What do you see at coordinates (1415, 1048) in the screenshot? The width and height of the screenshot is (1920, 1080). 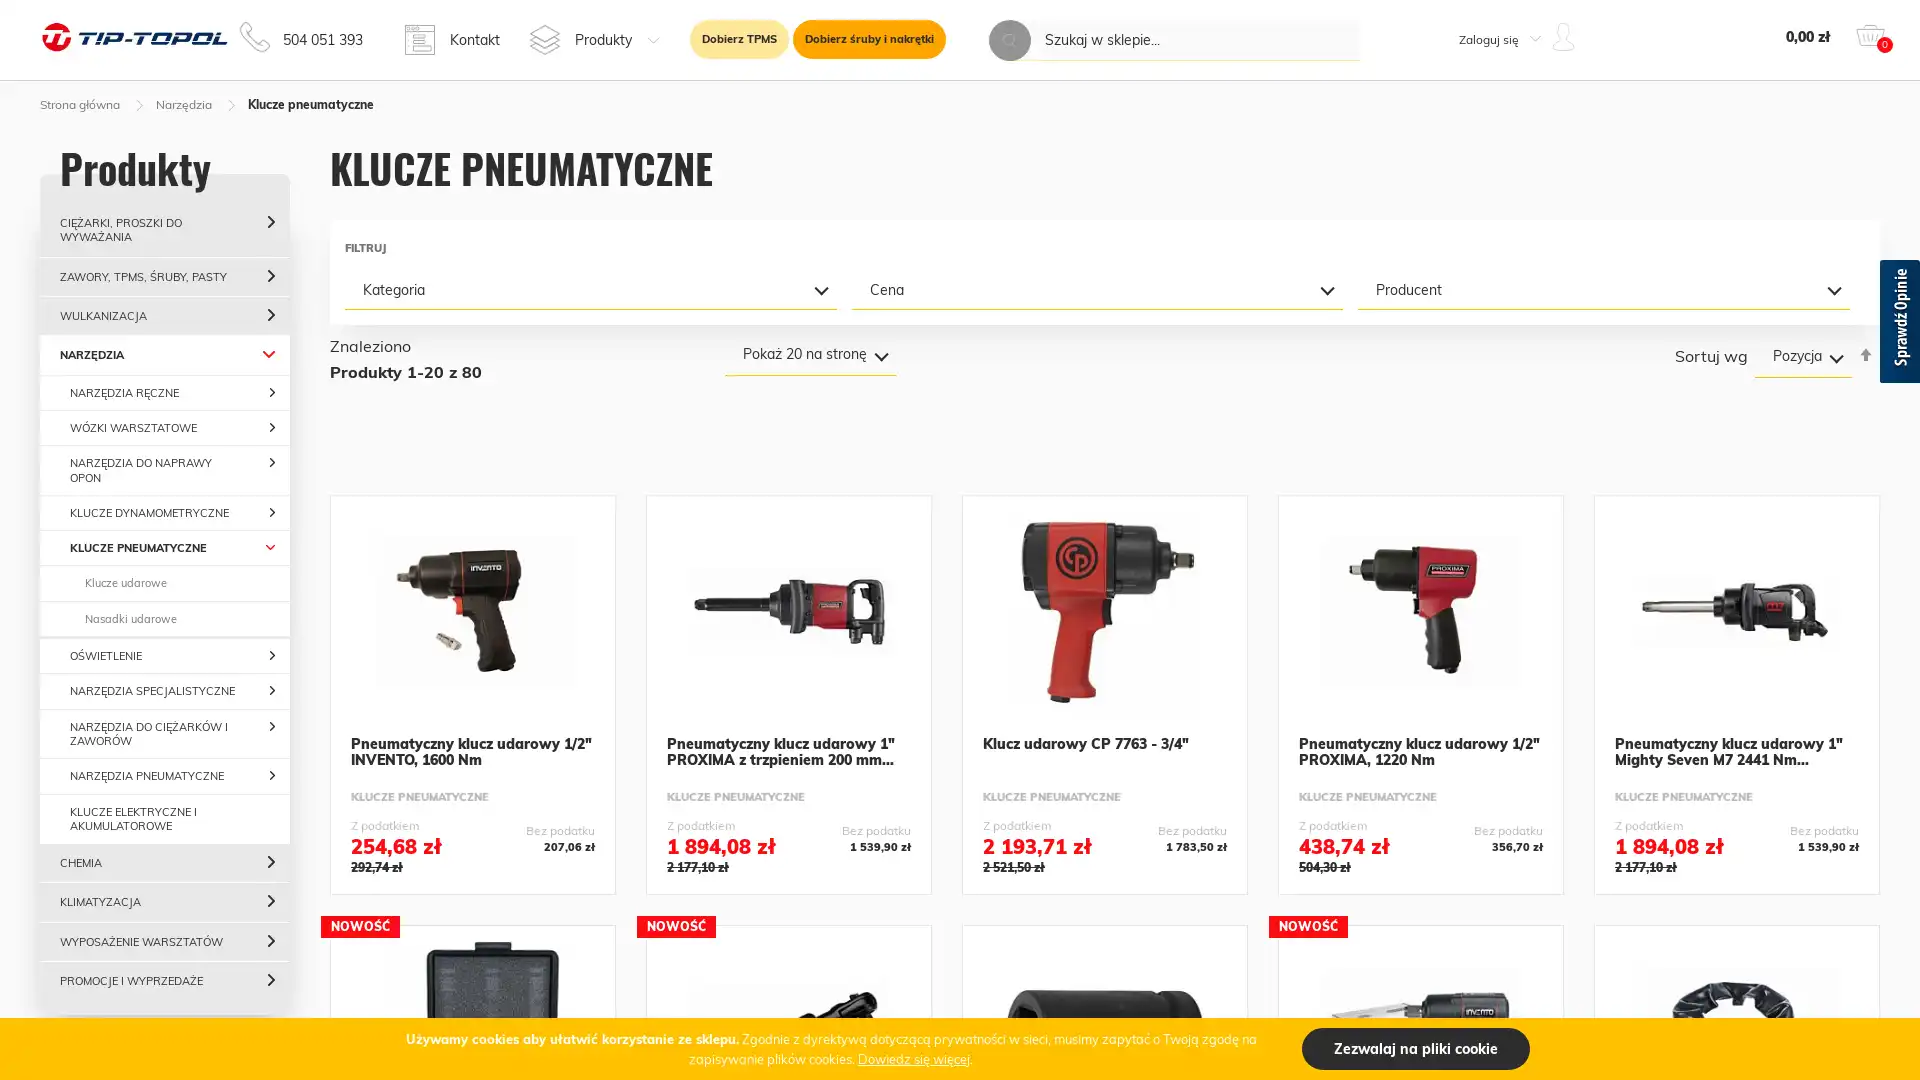 I see `Zezwalaj na pliki cookie` at bounding box center [1415, 1048].